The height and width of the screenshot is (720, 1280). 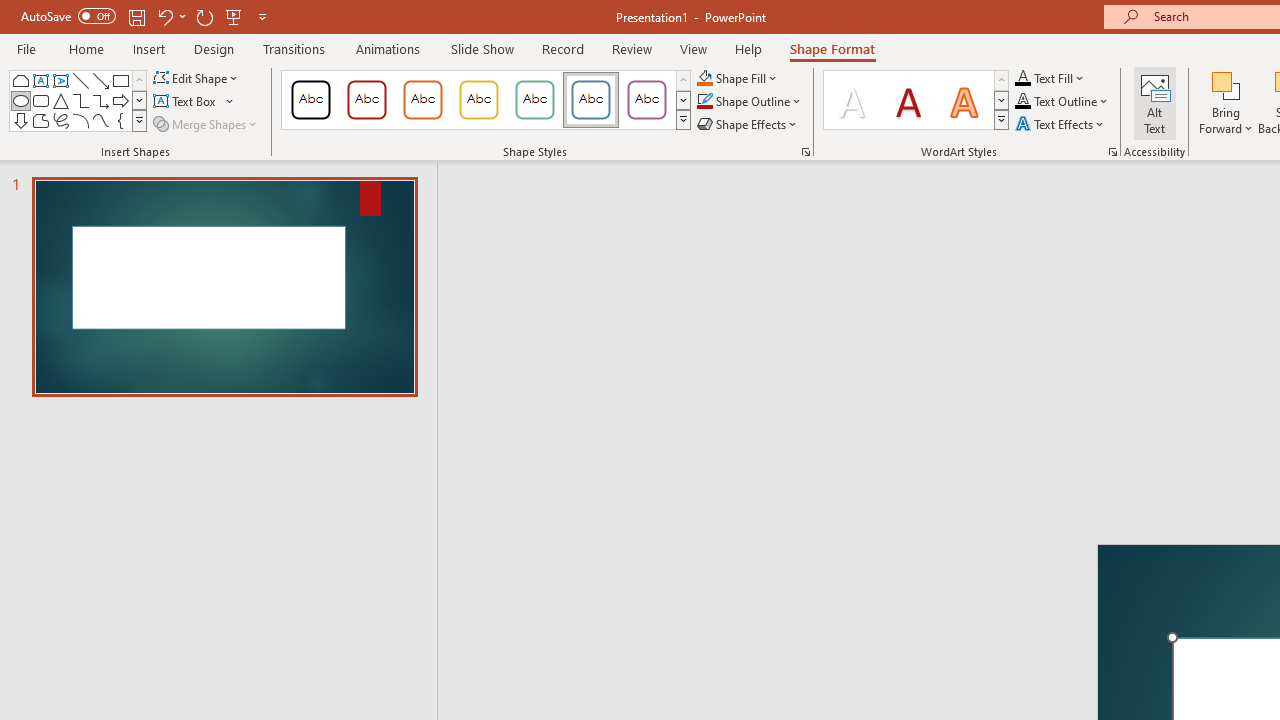 What do you see at coordinates (80, 100) in the screenshot?
I see `'Connector: Elbow'` at bounding box center [80, 100].